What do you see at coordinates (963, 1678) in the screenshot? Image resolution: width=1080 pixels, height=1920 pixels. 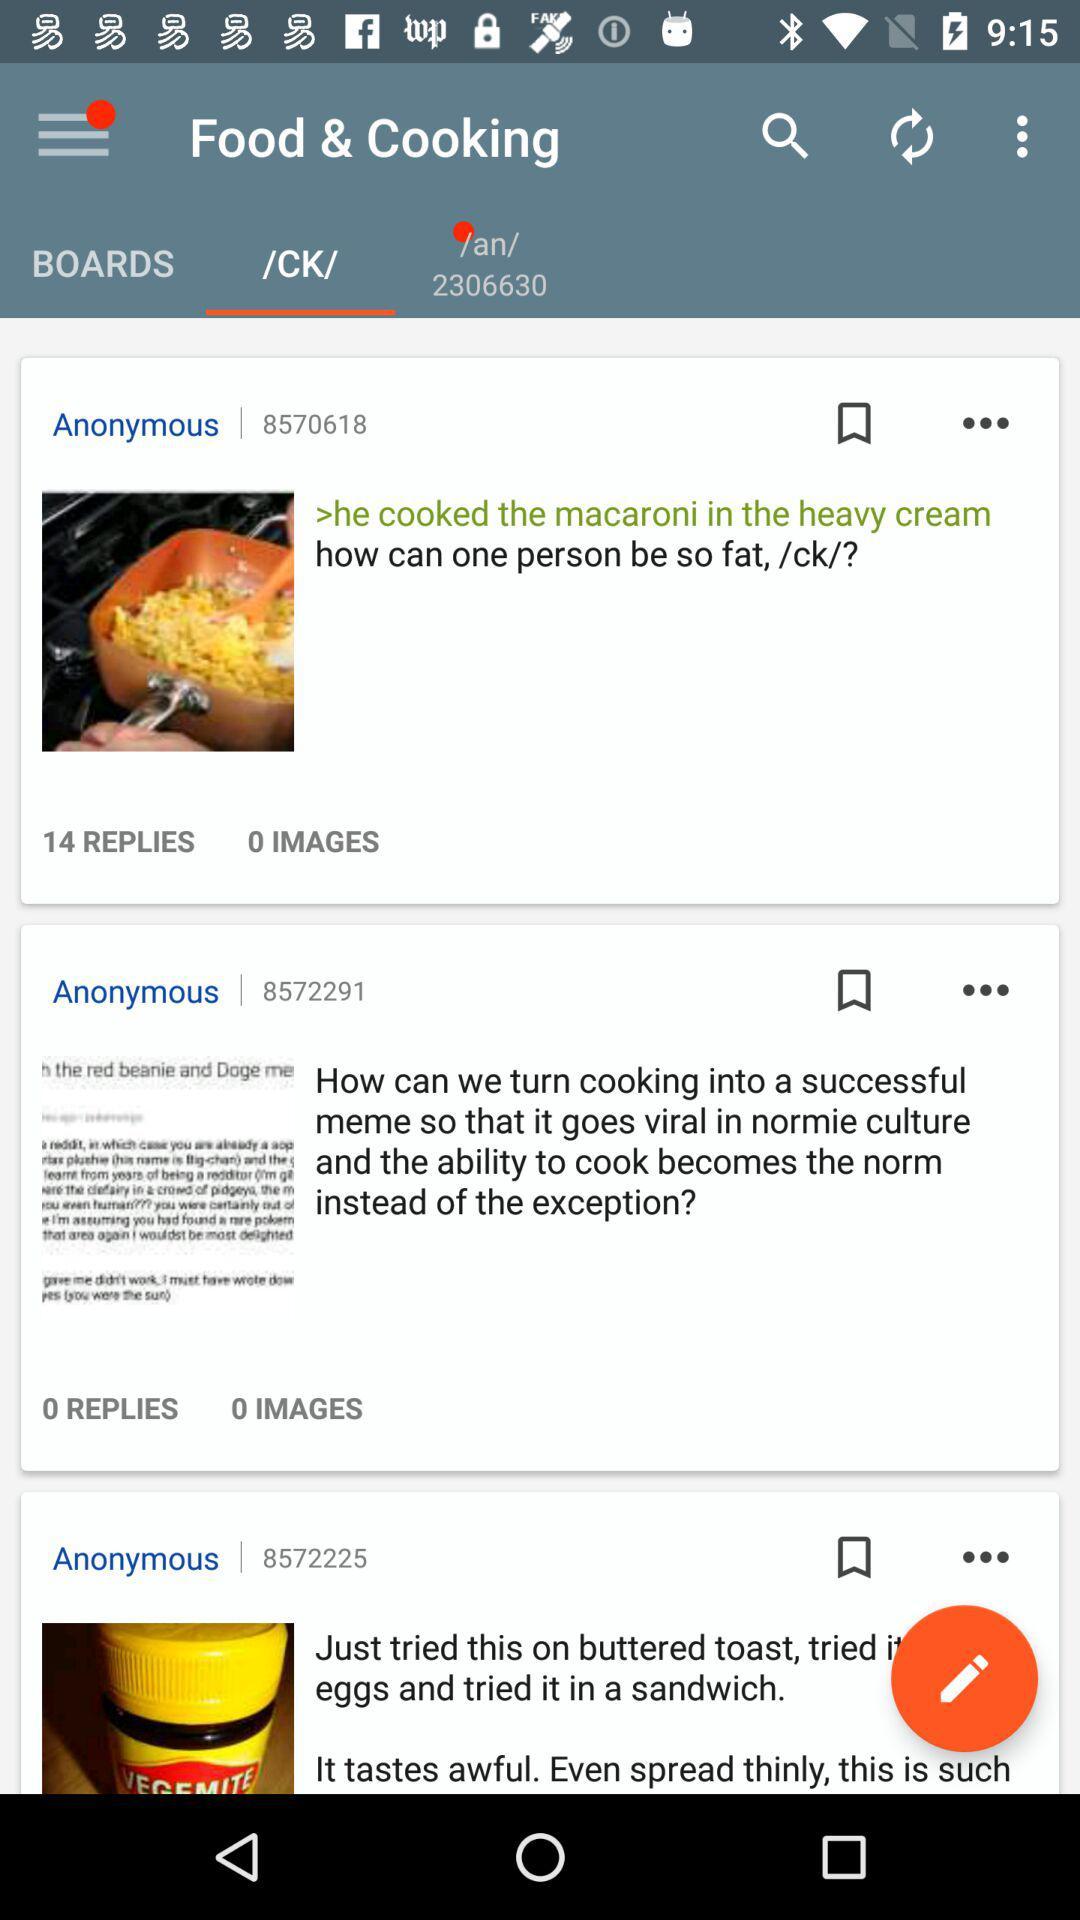 I see `edit it` at bounding box center [963, 1678].